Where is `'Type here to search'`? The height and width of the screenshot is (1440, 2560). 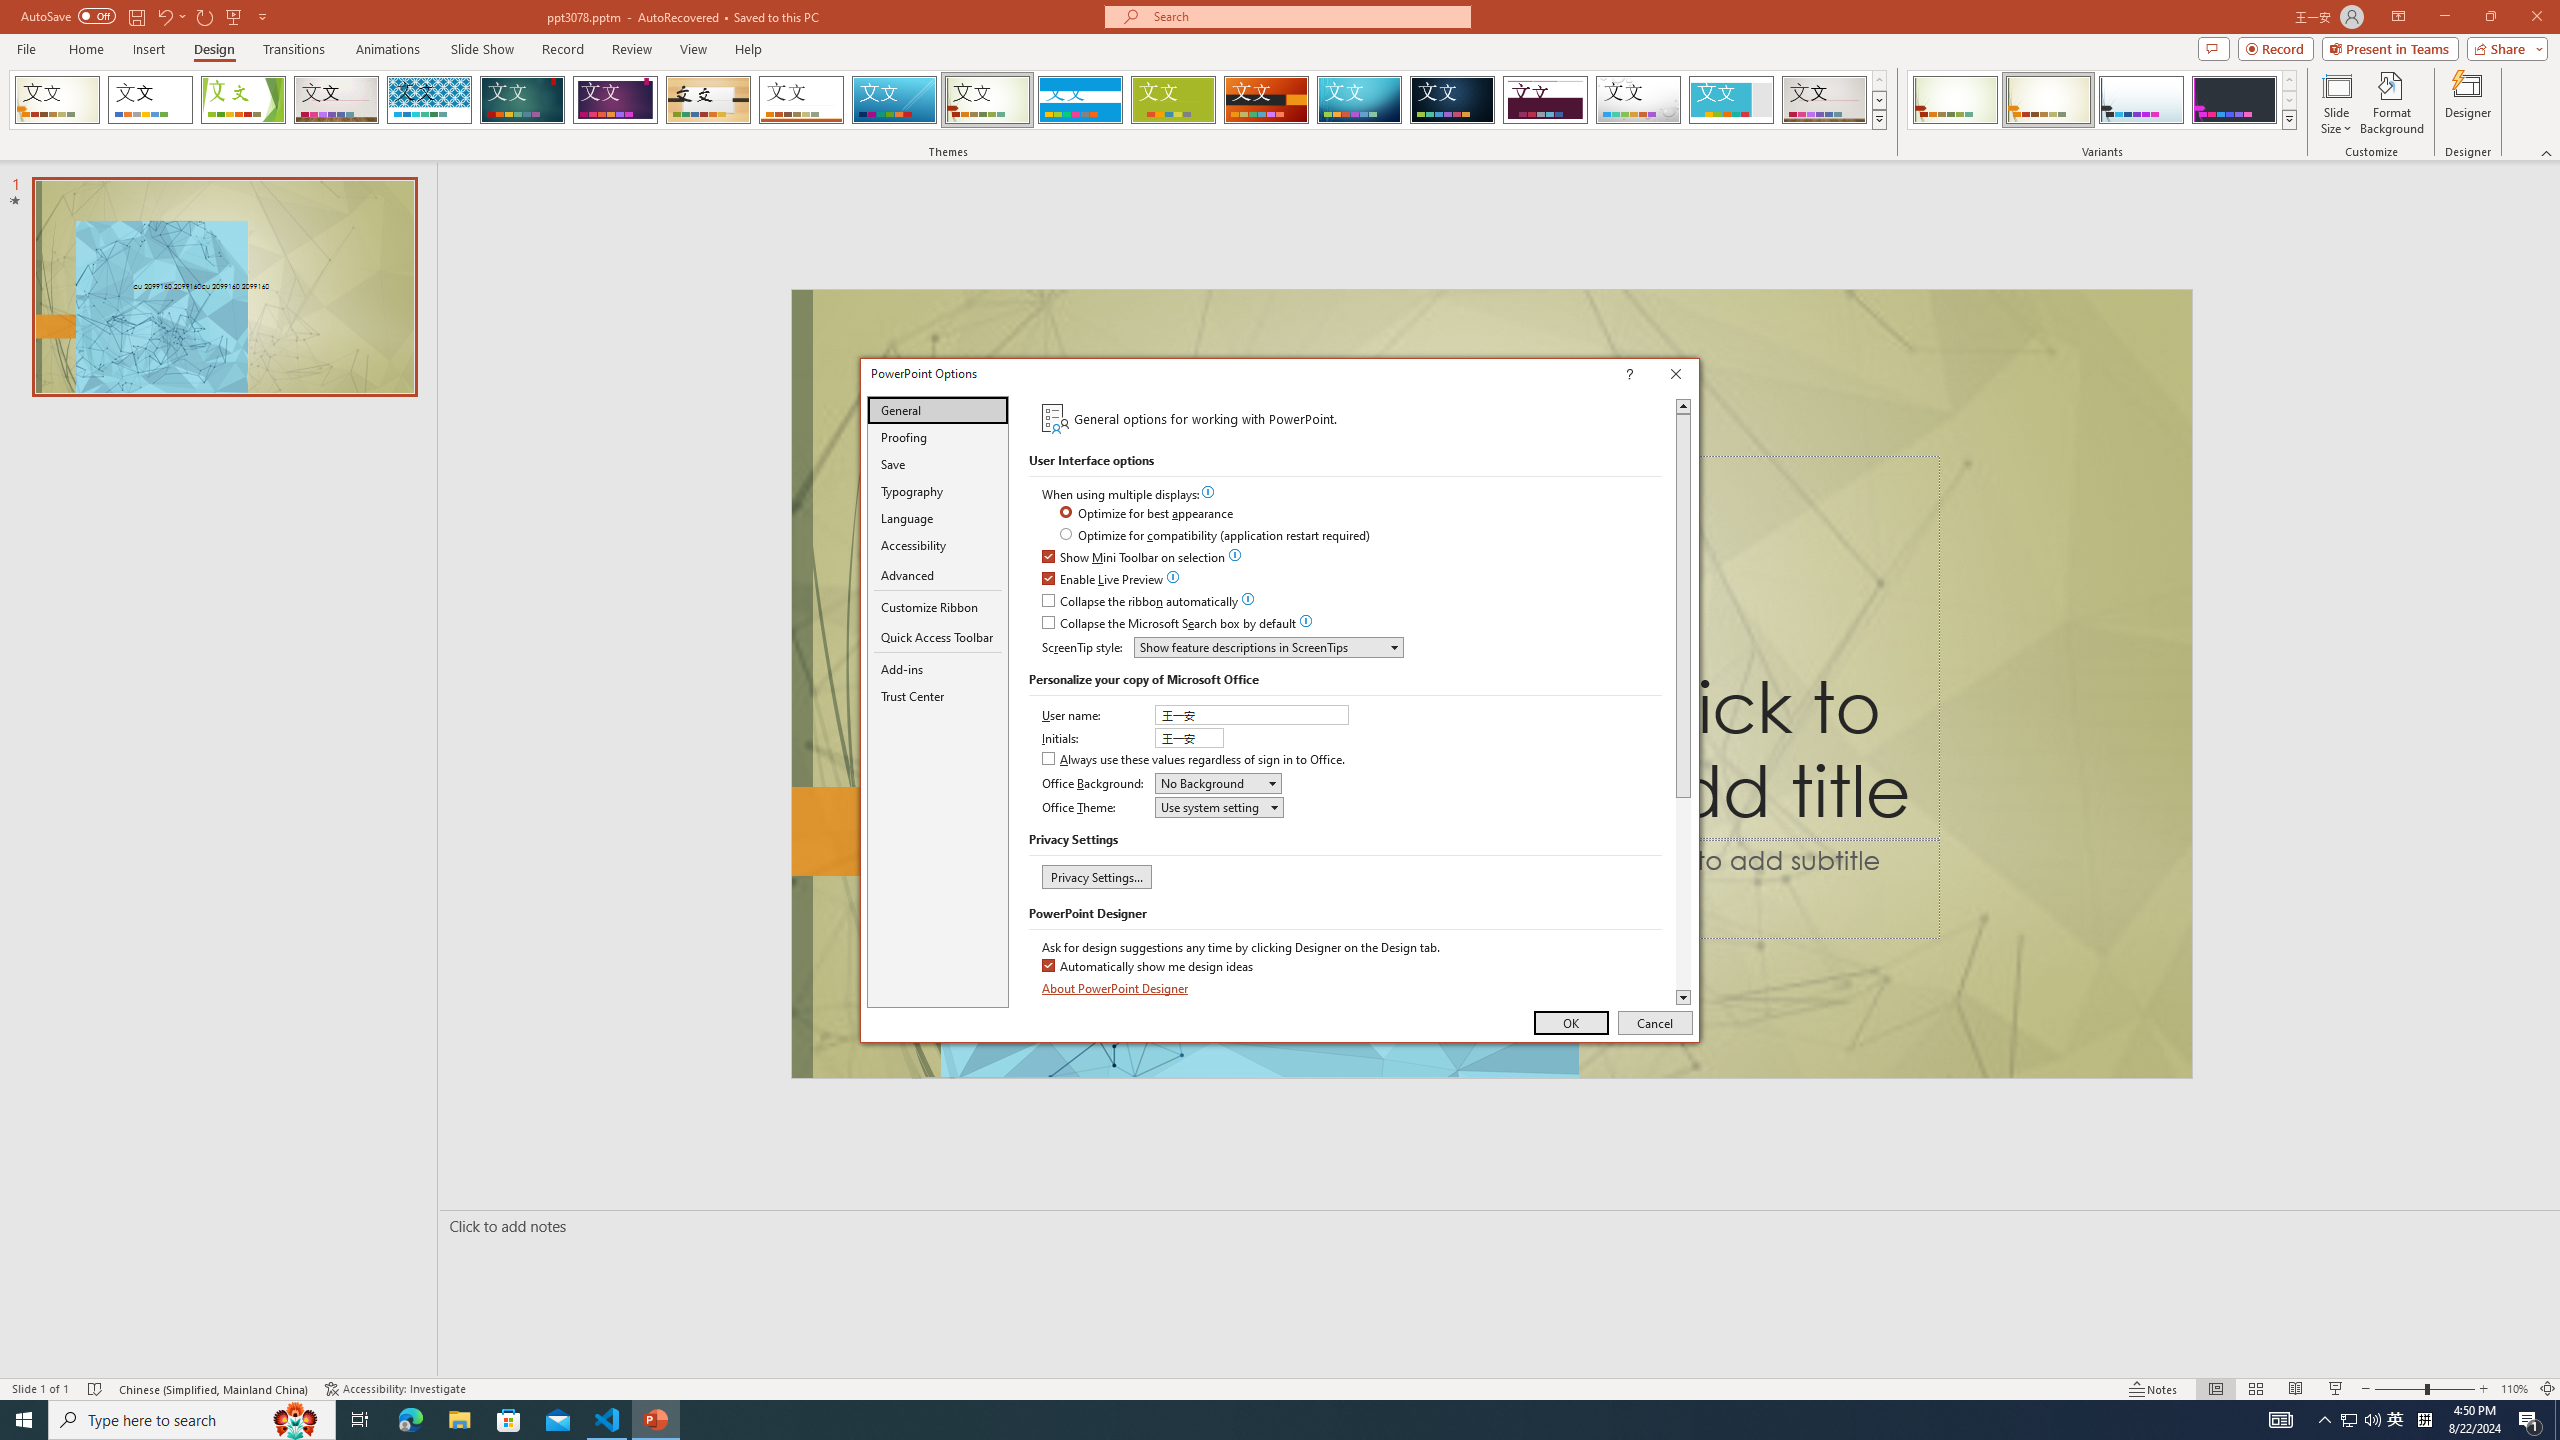
'Type here to search' is located at coordinates (191, 1418).